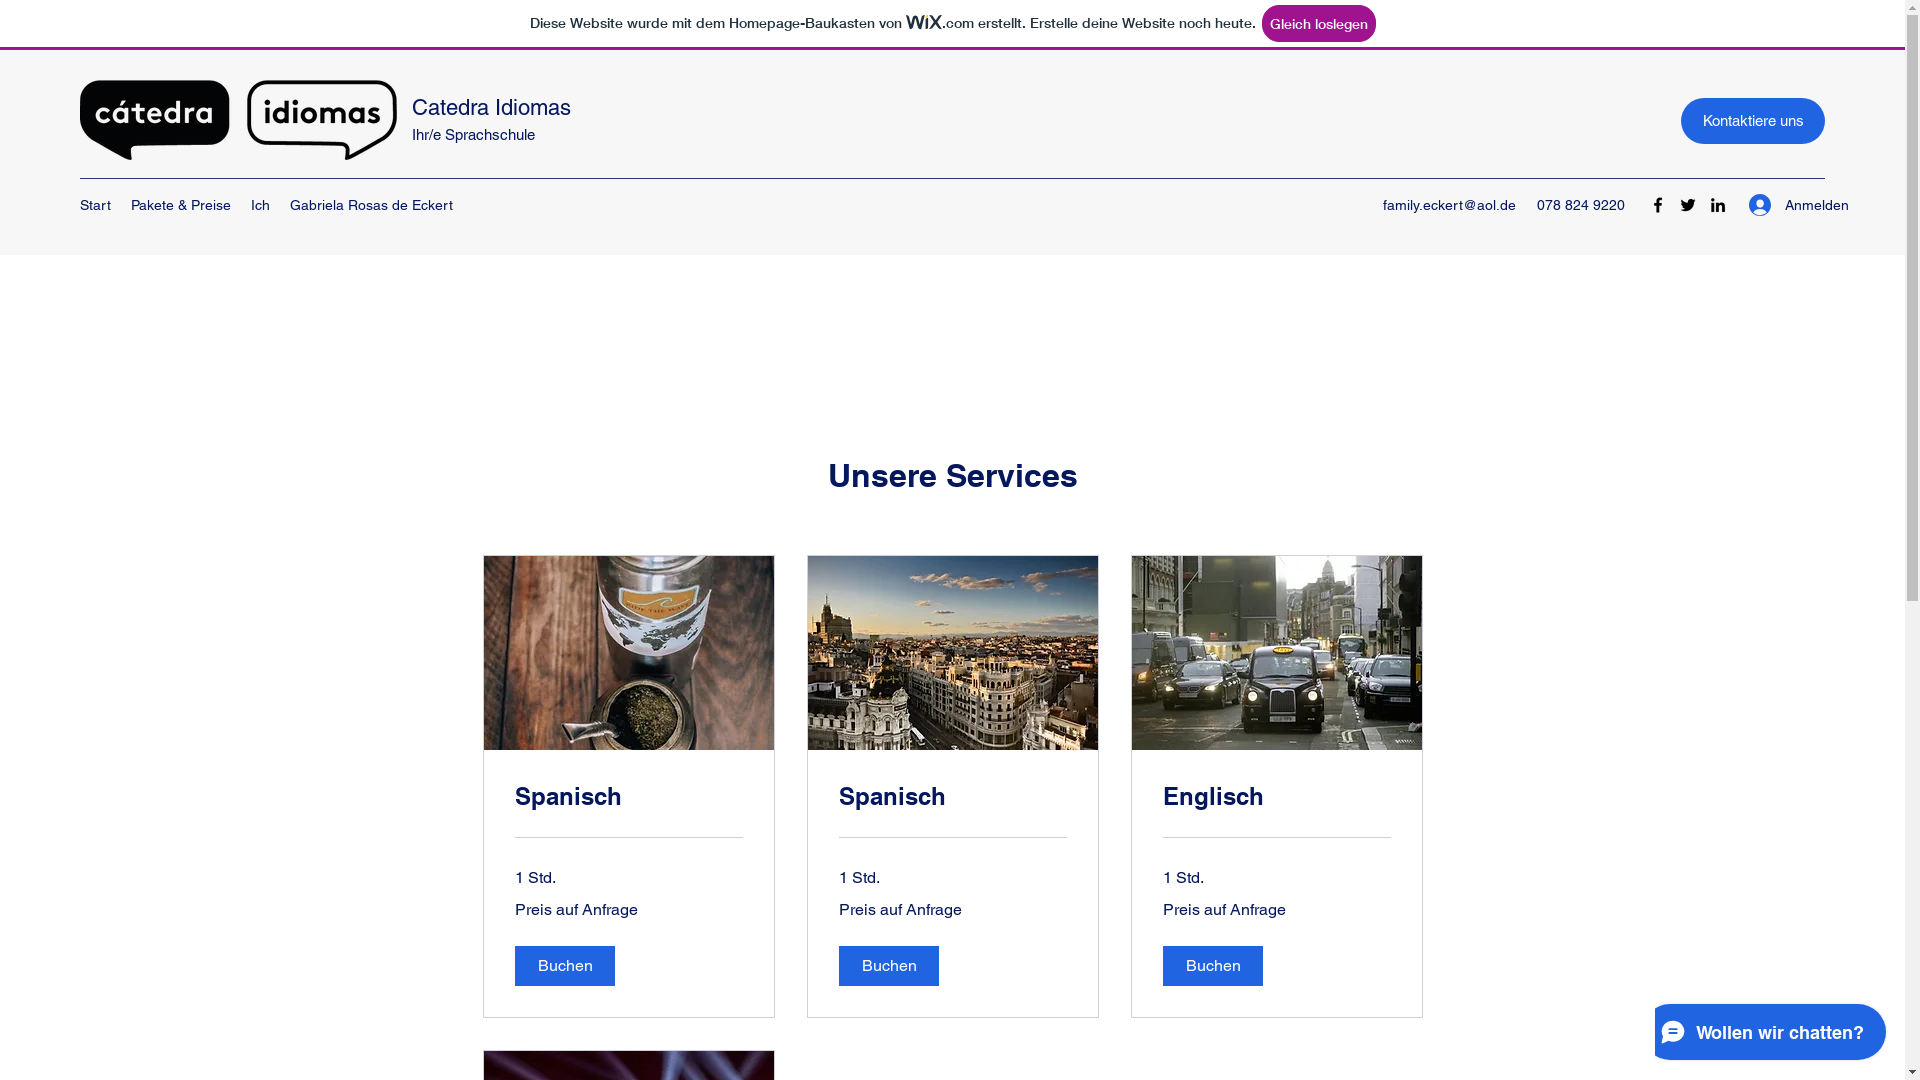 Image resolution: width=1920 pixels, height=1080 pixels. Describe the element at coordinates (1275, 796) in the screenshot. I see `'Englisch'` at that location.